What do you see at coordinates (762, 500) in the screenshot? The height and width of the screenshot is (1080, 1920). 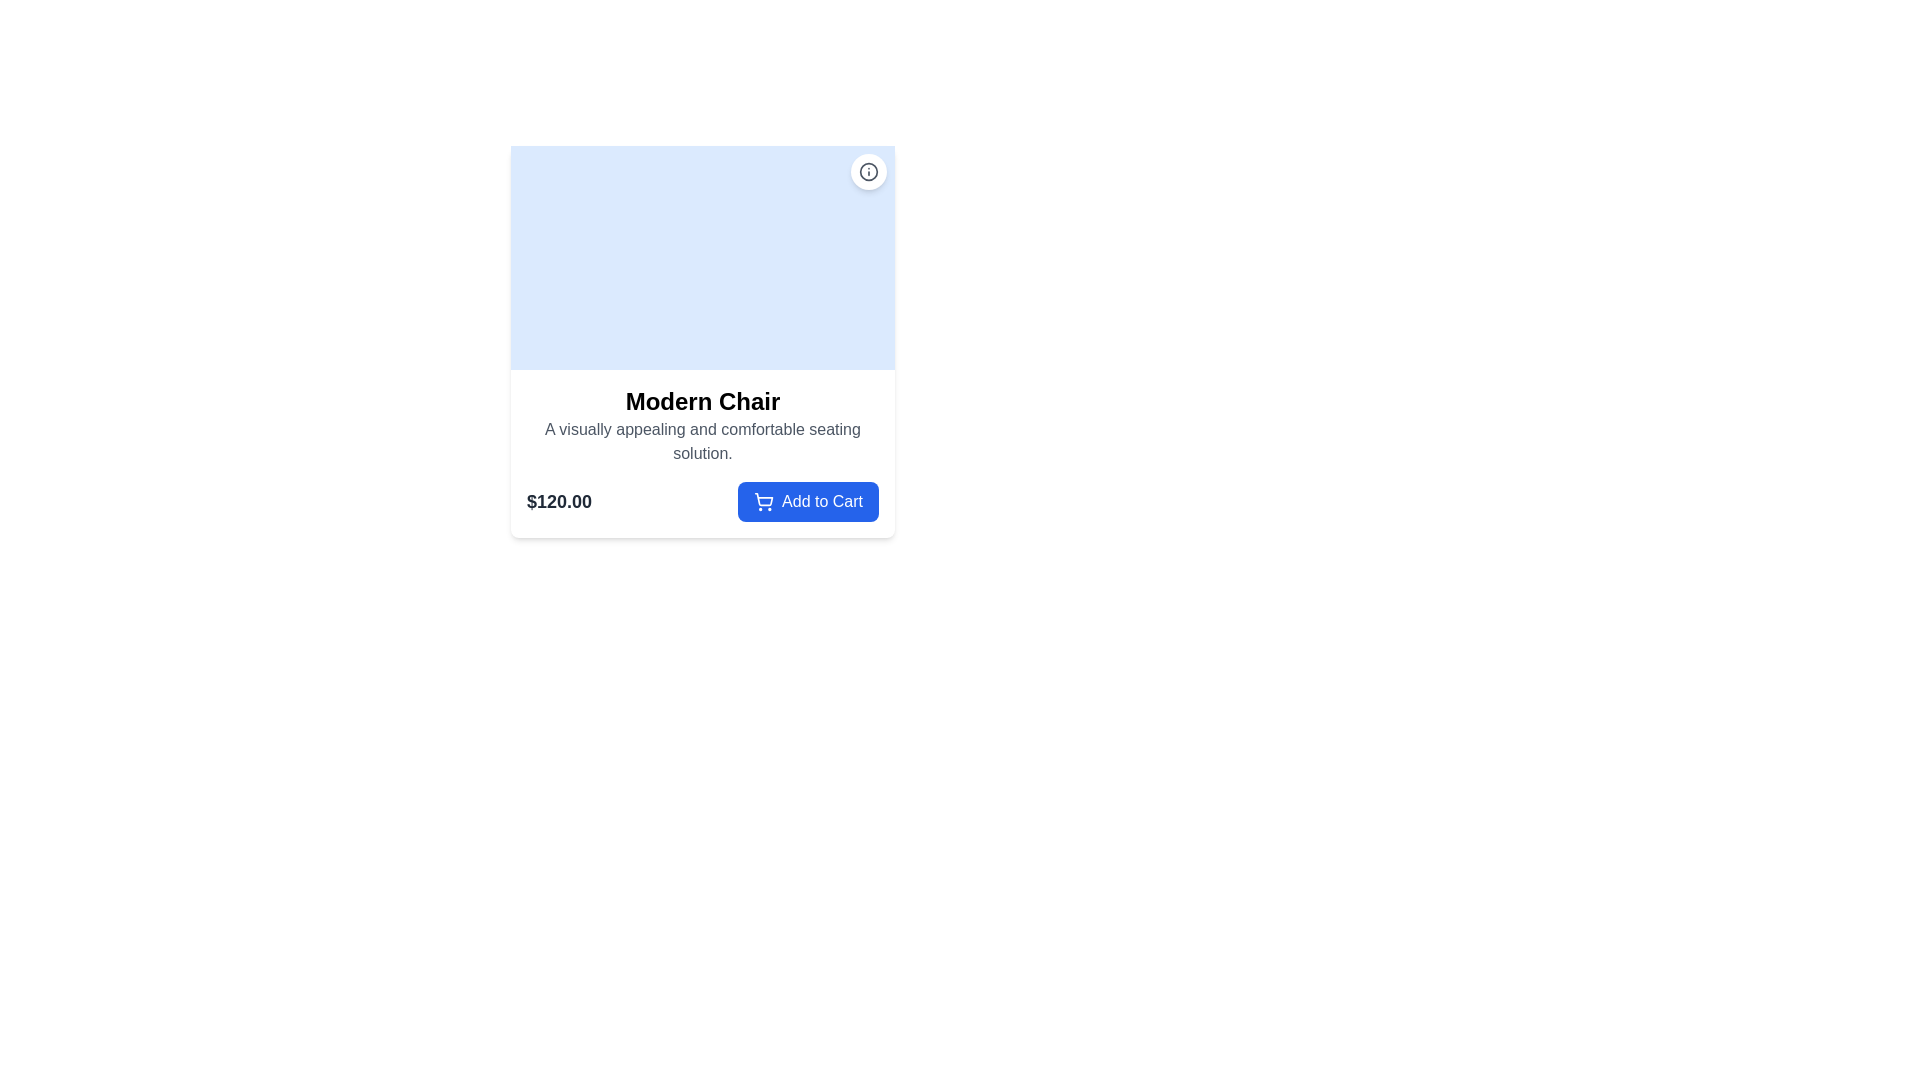 I see `the appearance of the shopping cart icon, which is the leftmost component of the 'Add to Cart' button located at the bottom-right corner of the product card` at bounding box center [762, 500].